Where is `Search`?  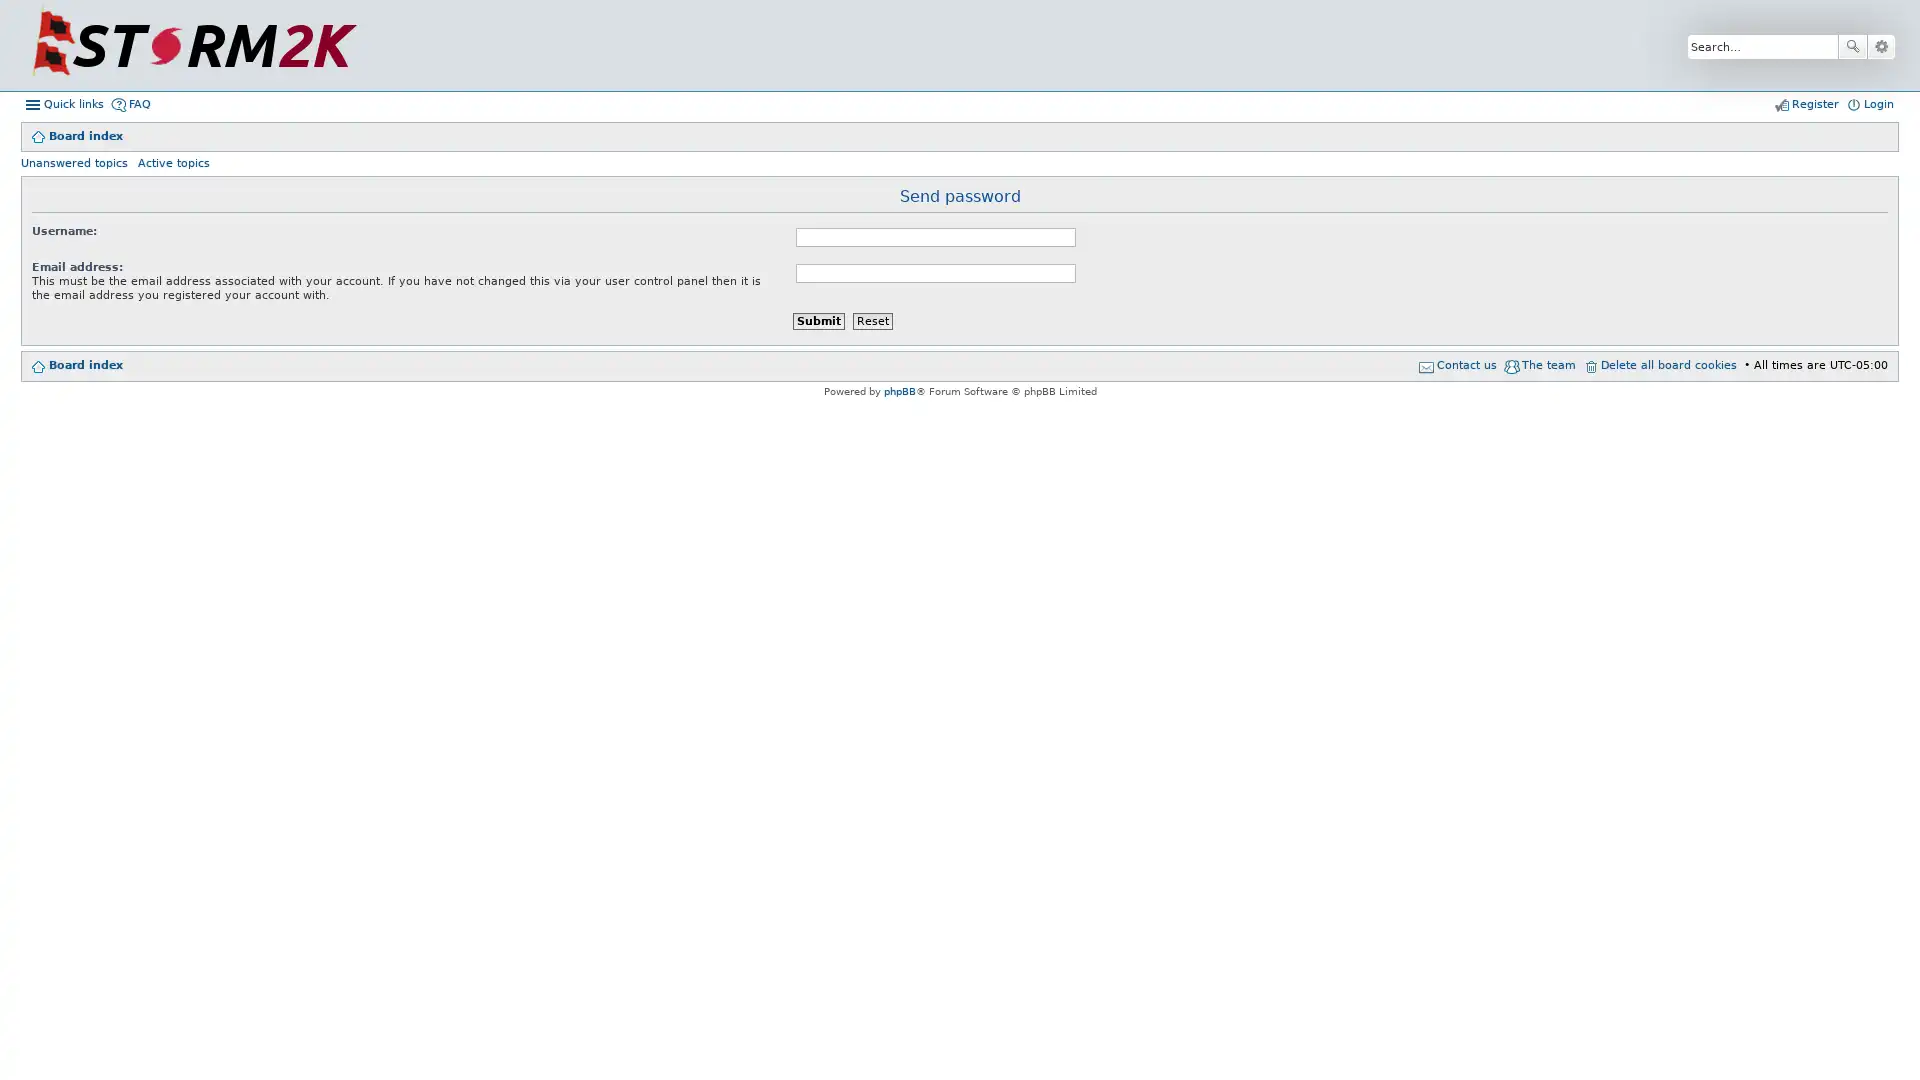 Search is located at coordinates (1851, 45).